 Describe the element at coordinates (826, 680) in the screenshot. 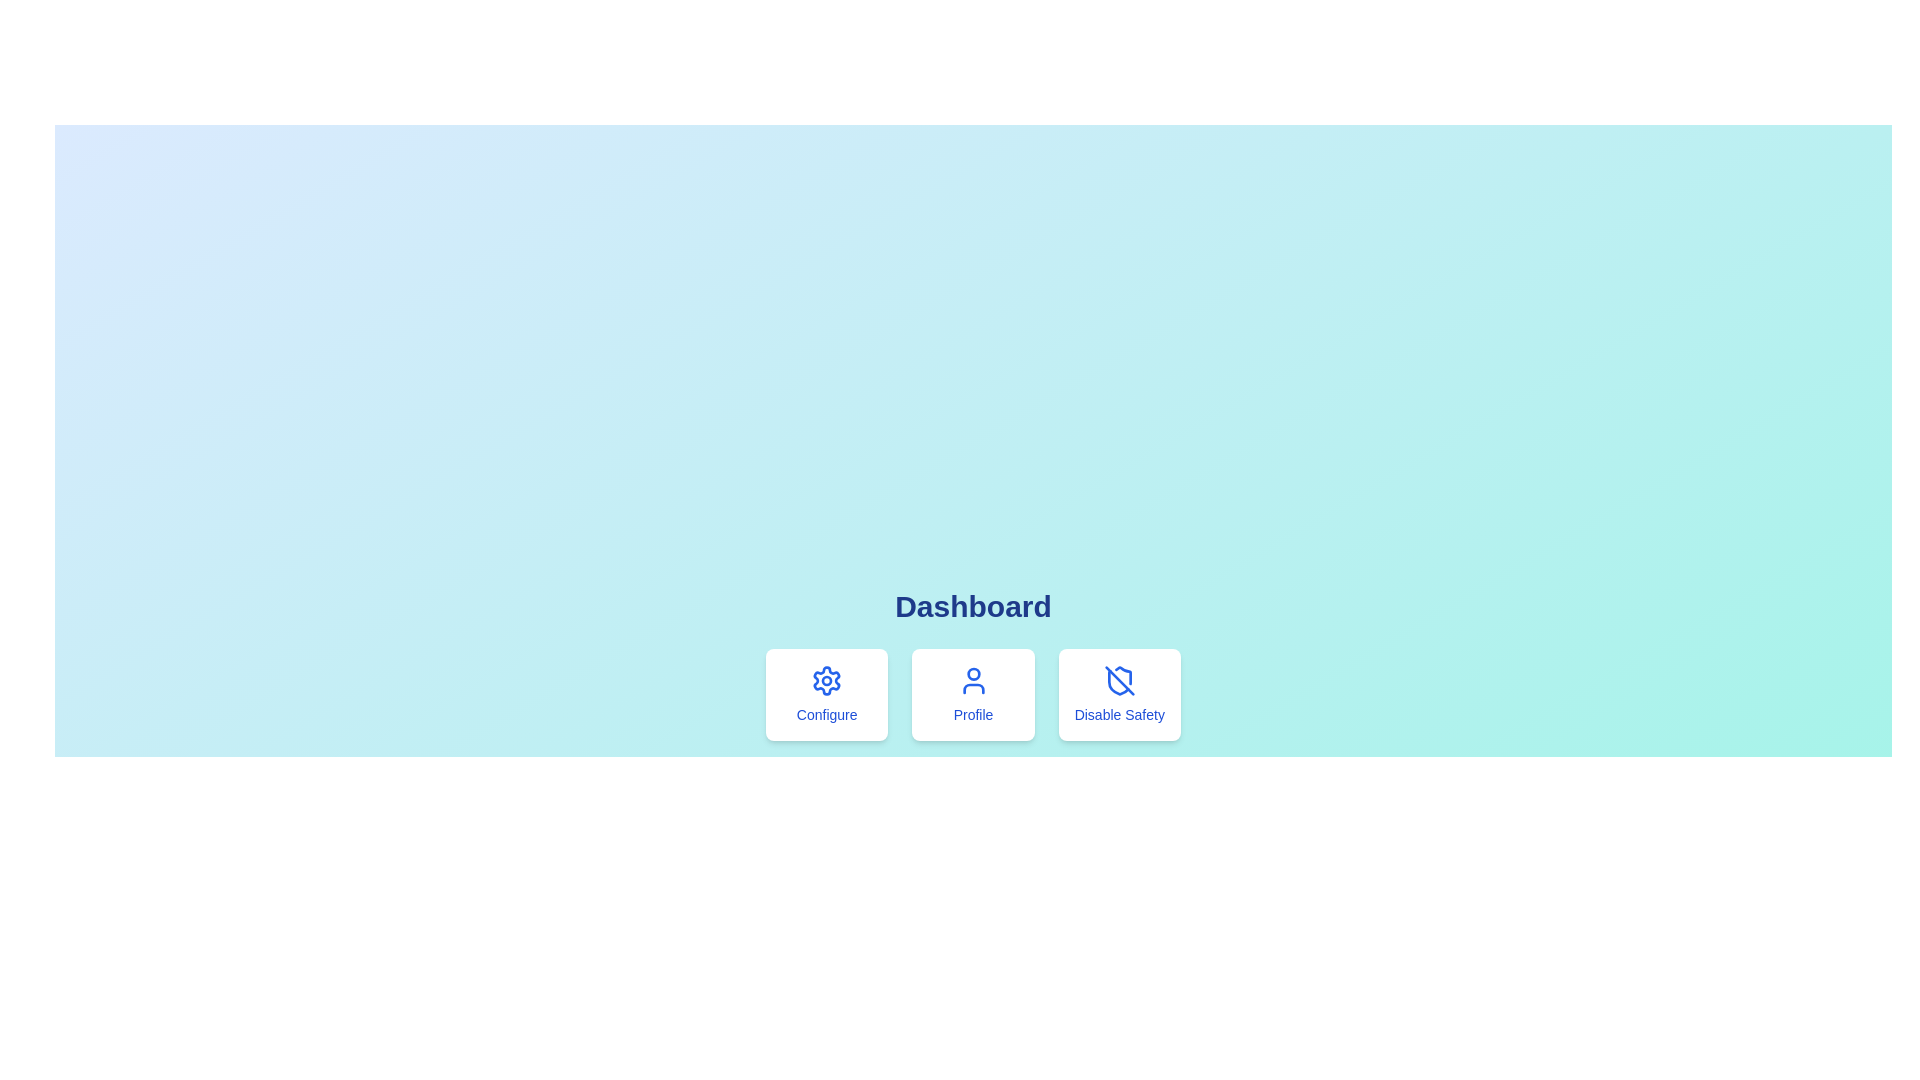

I see `the blue gear-like icon representing settings` at that location.